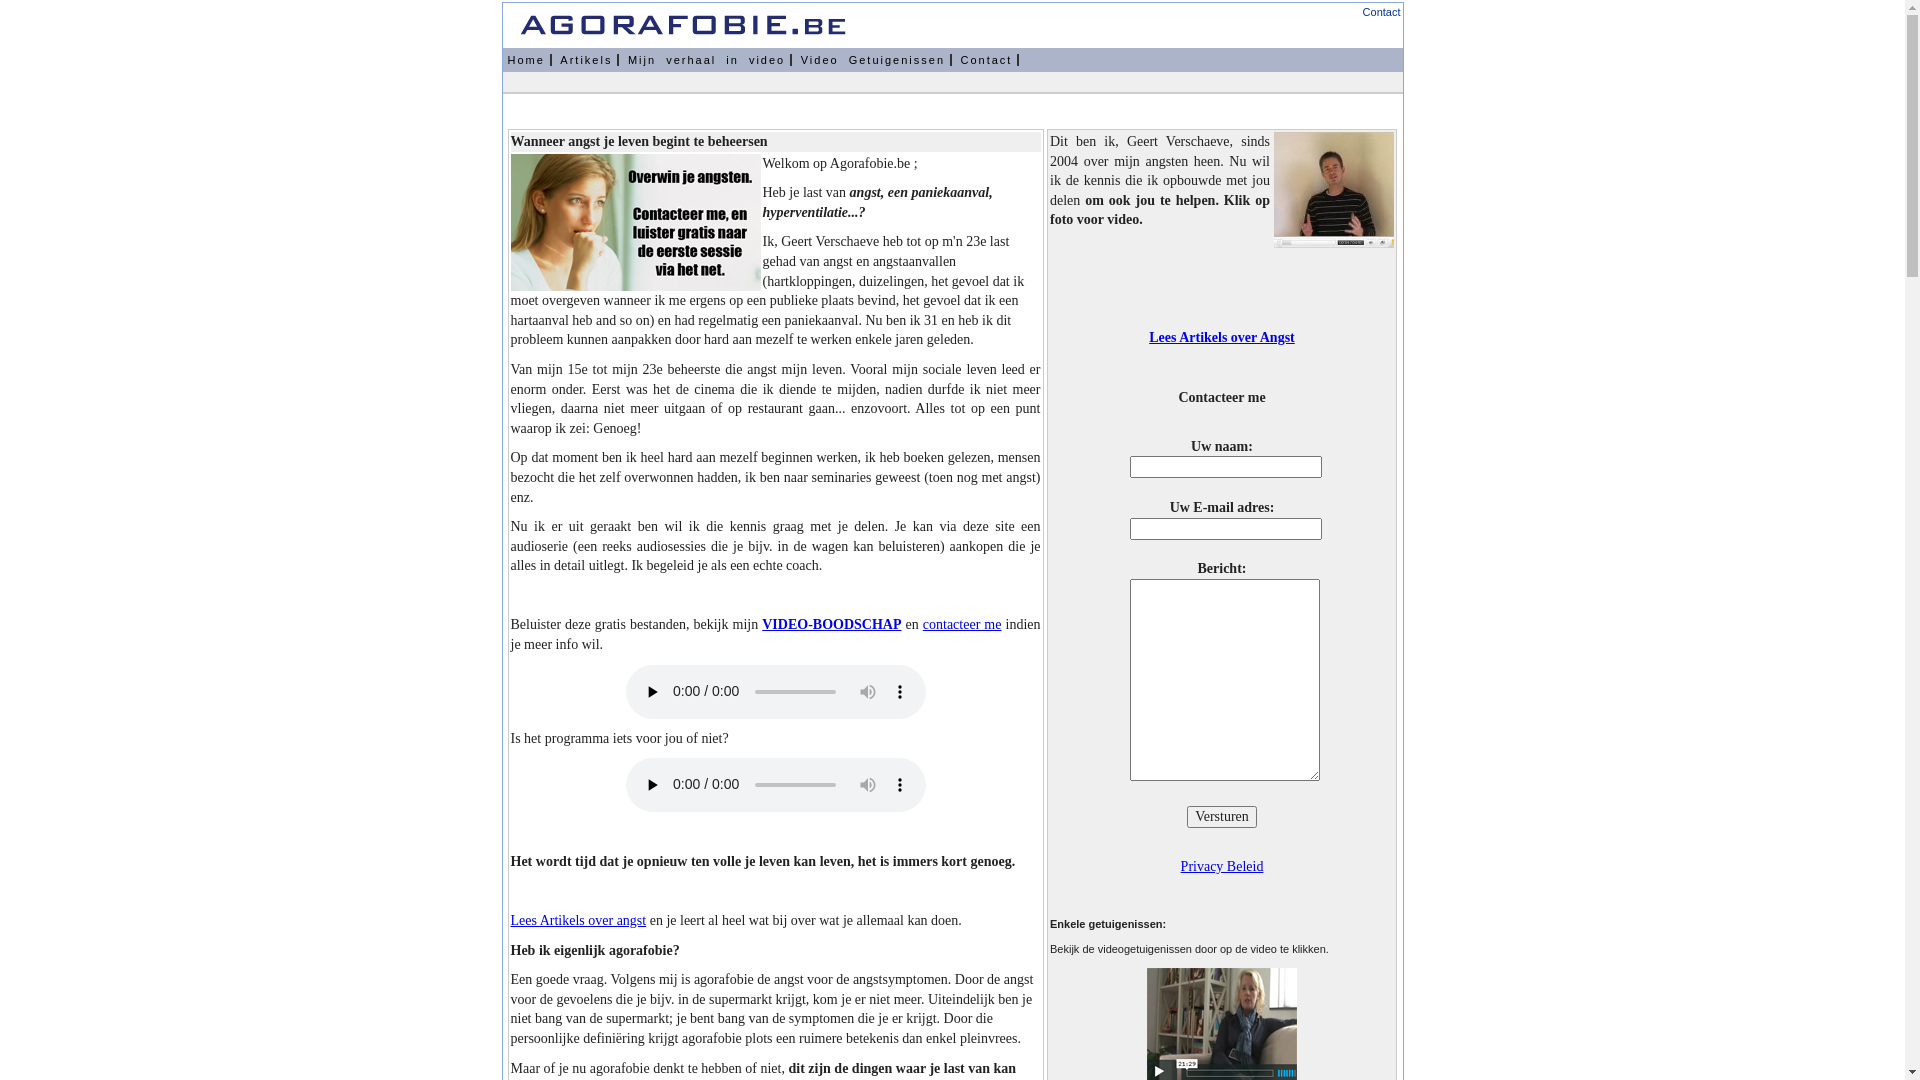 This screenshot has height=1080, width=1920. Describe the element at coordinates (962, 623) in the screenshot. I see `'contacteer me'` at that location.